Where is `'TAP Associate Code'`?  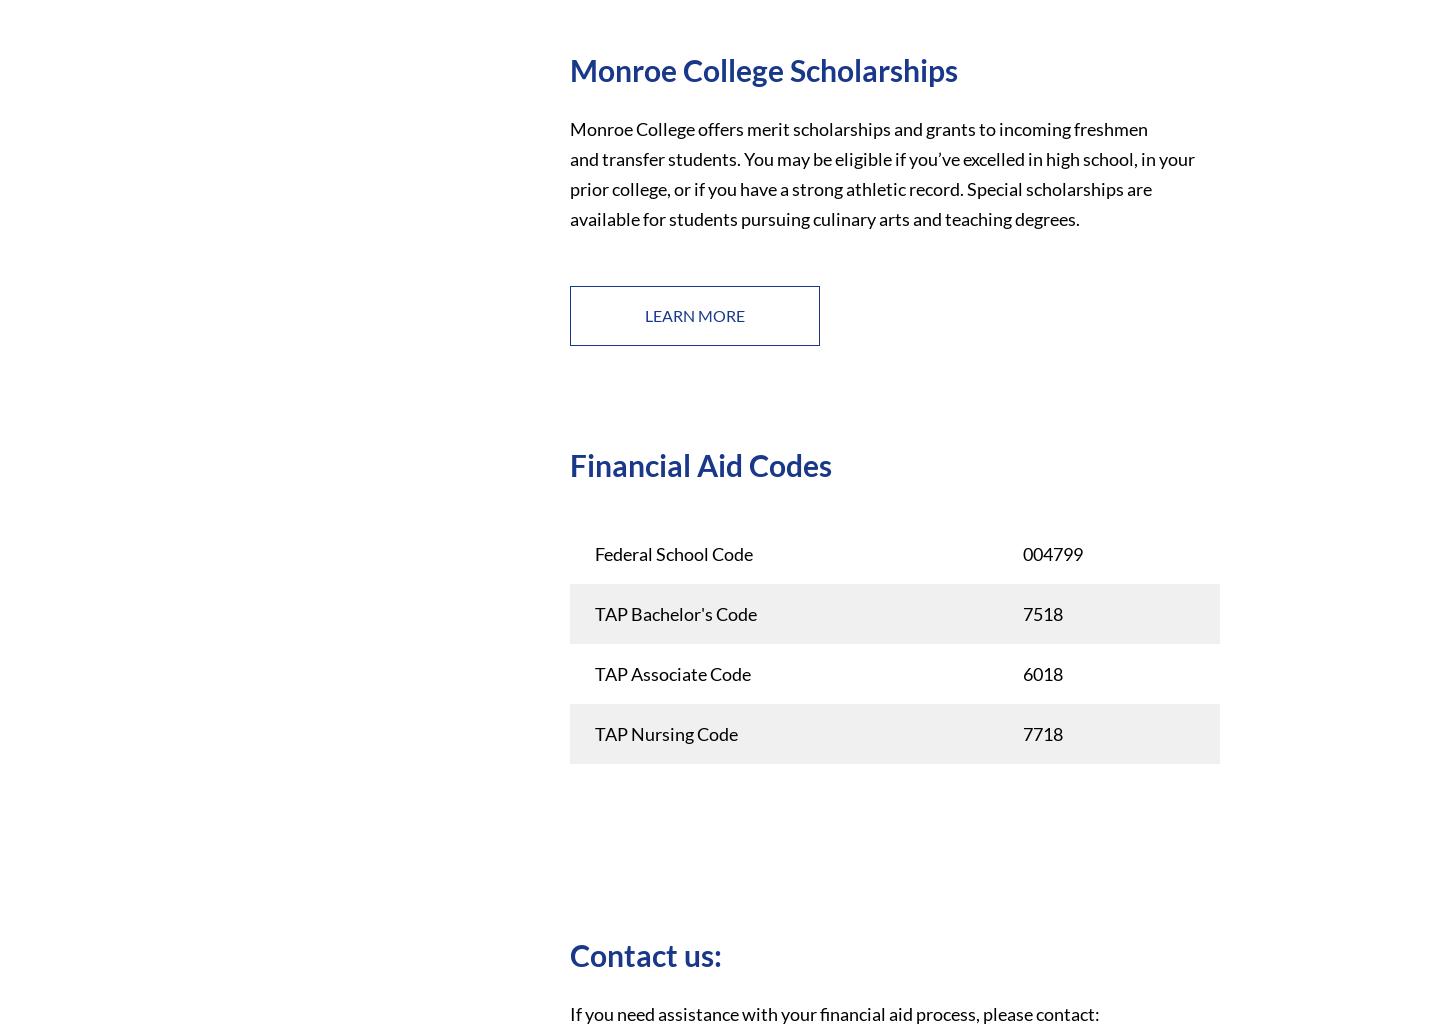
'TAP Associate Code' is located at coordinates (672, 671).